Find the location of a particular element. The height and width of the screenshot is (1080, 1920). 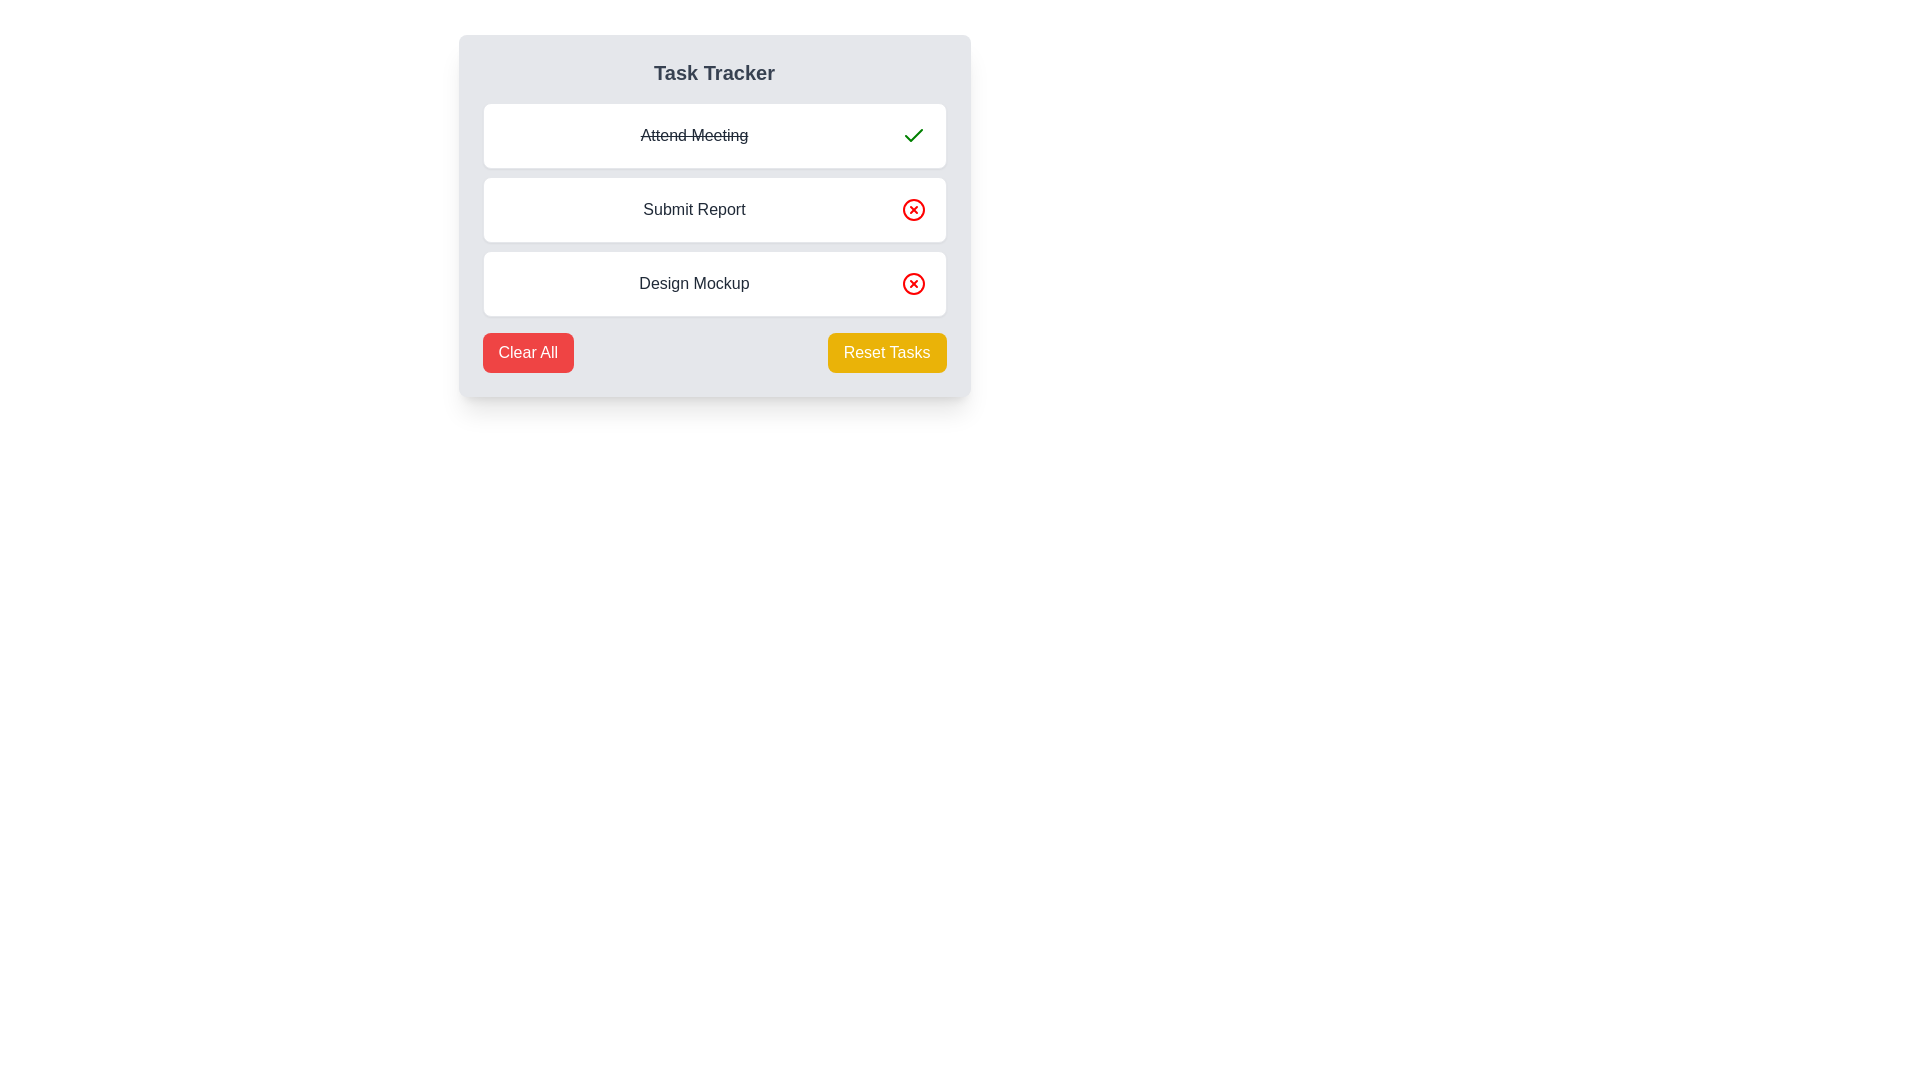

the SVG icon with a checkmark design that indicates task completion, located at the rightmost side of the first row in the task tracker UI adjacent to the text 'Attend Meeting' is located at coordinates (912, 135).